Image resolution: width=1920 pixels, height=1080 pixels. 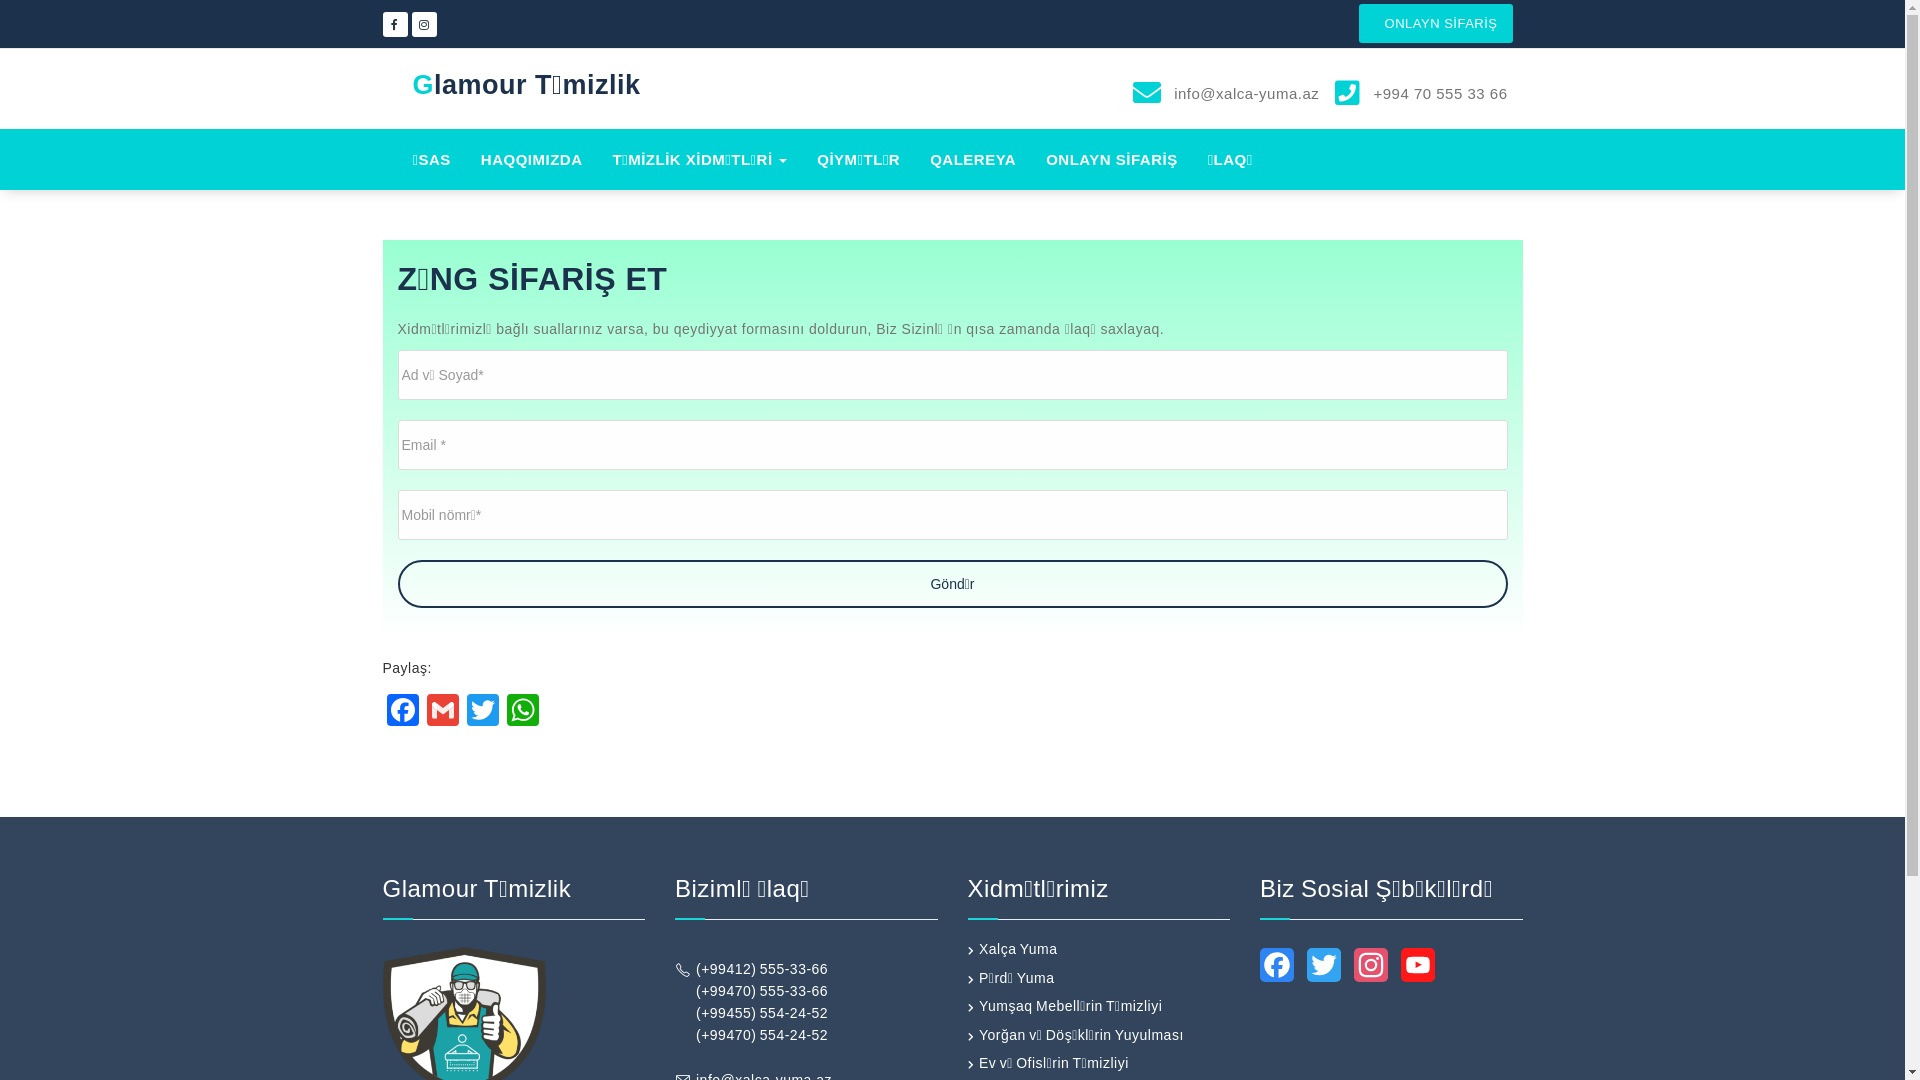 I want to click on 'Gmail', so click(x=421, y=711).